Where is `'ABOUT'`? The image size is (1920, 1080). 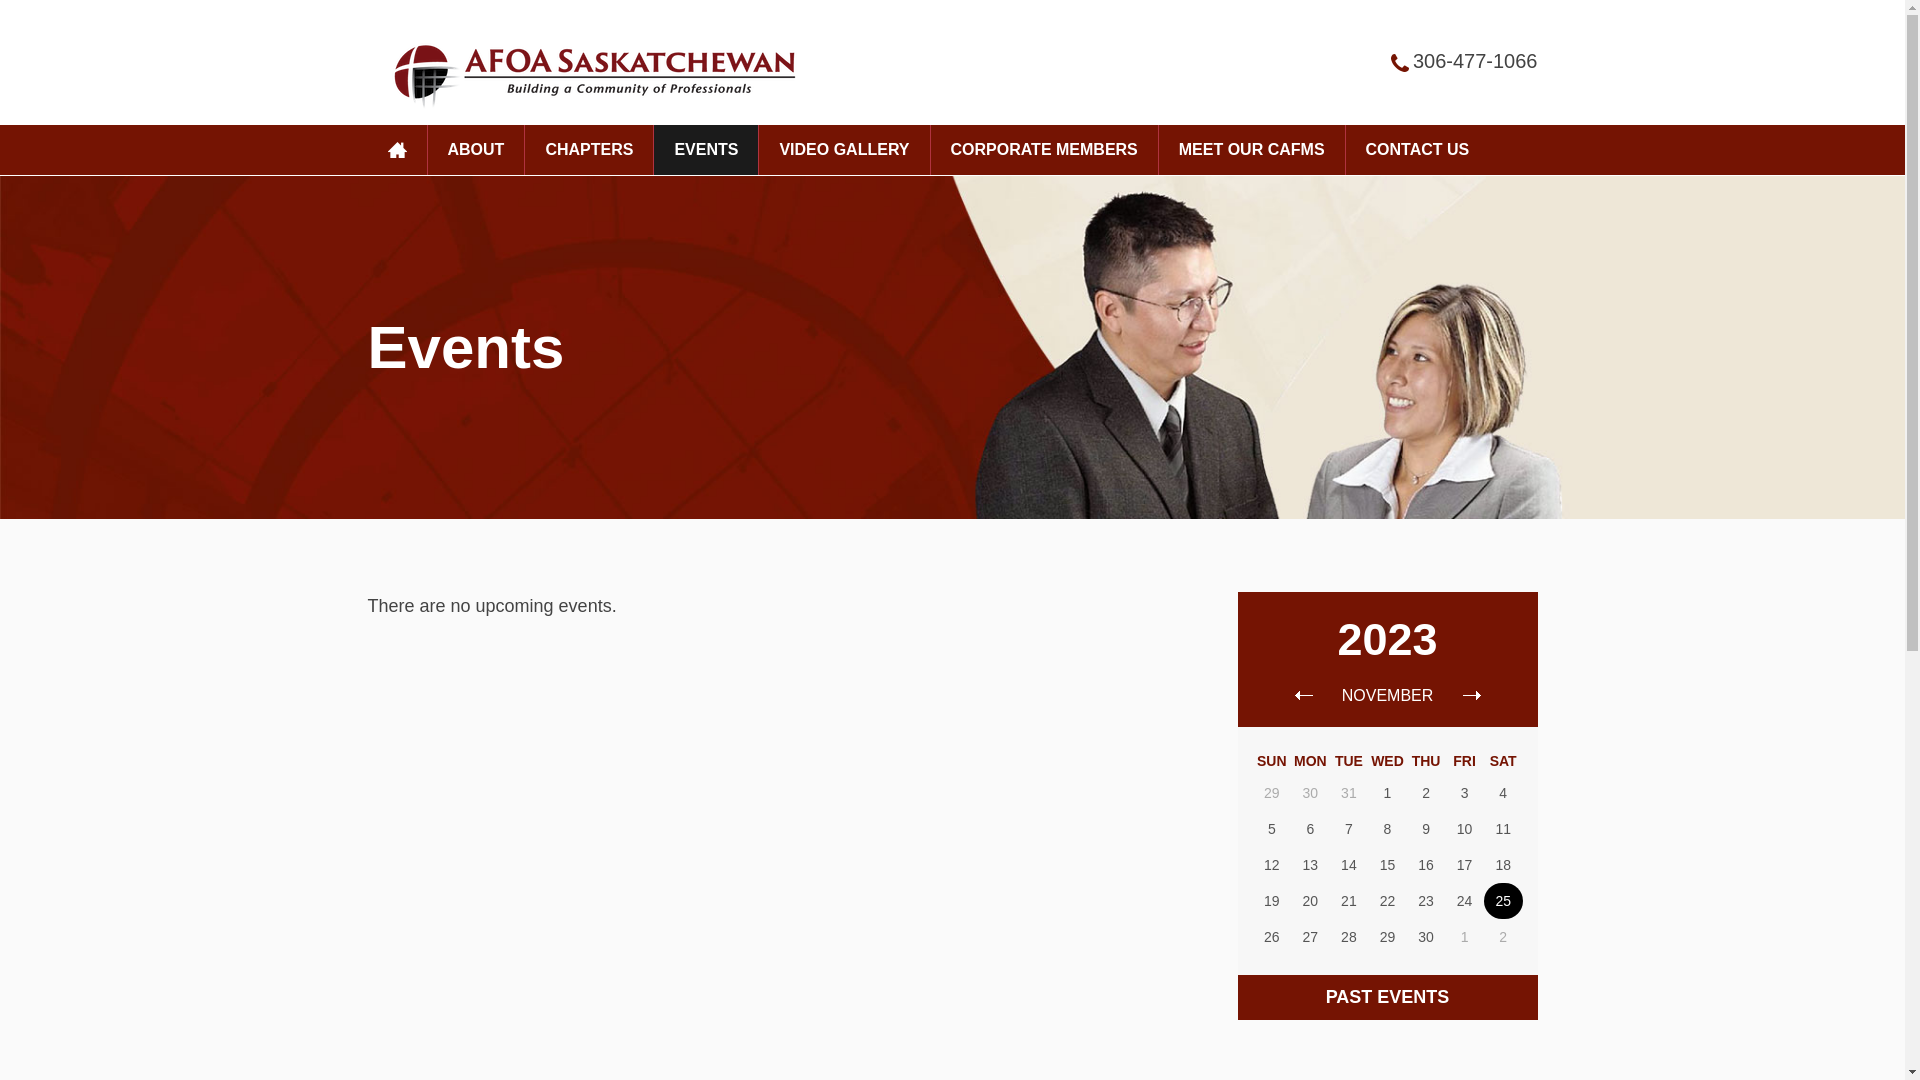
'ABOUT' is located at coordinates (475, 149).